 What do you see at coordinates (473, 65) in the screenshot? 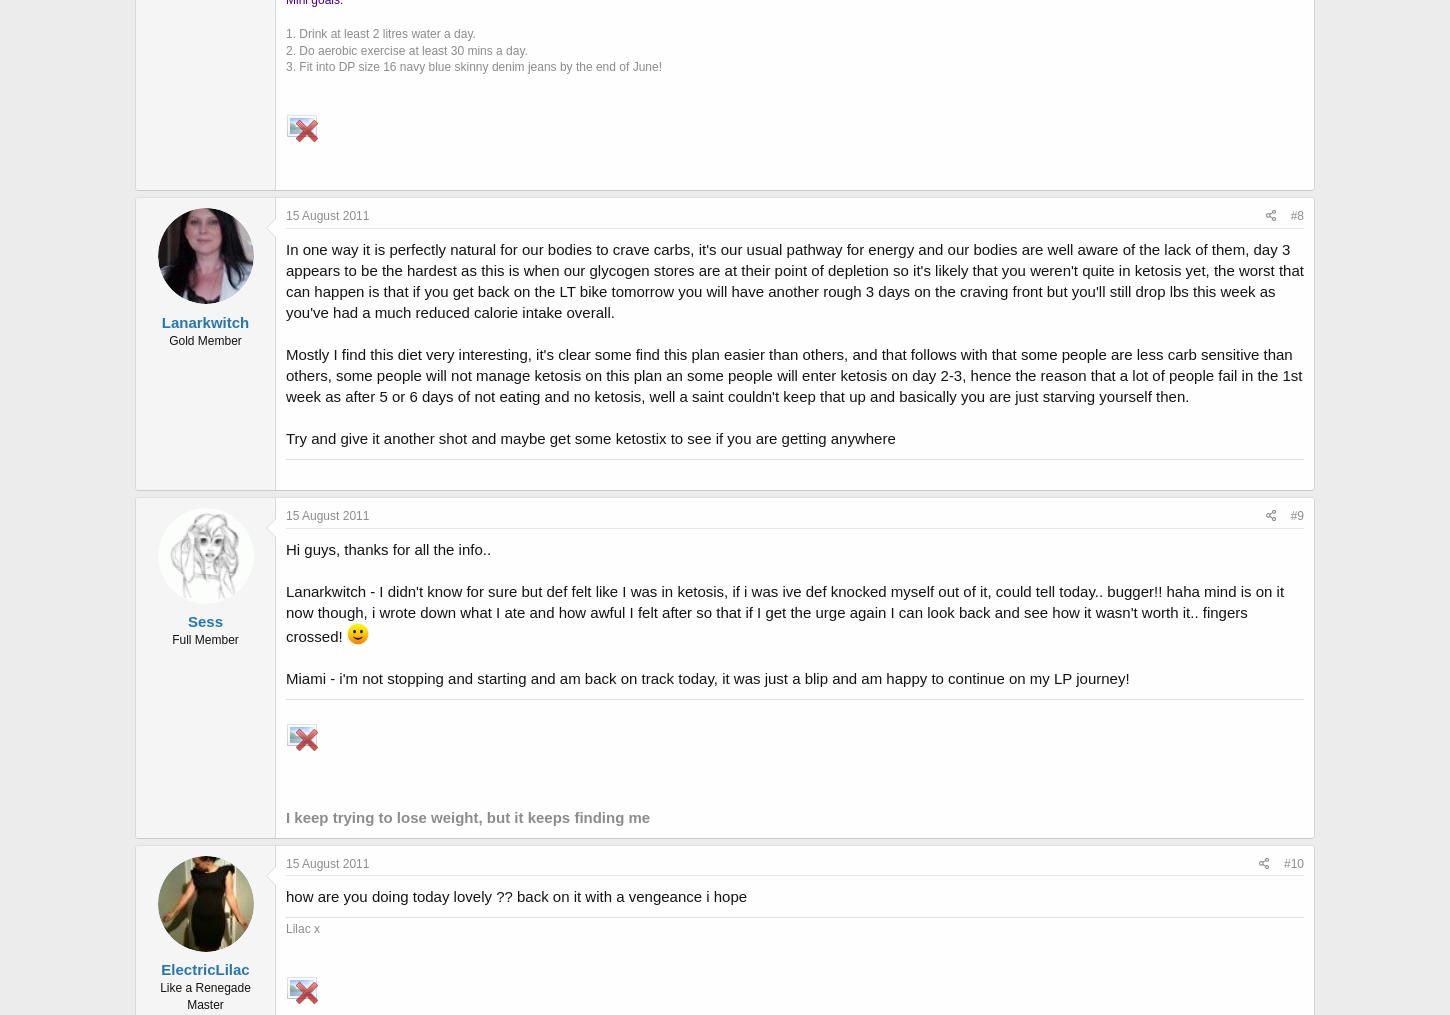
I see `'3. Fit into DP size 16 navy blue skinny denim jeans by the end of June!'` at bounding box center [473, 65].